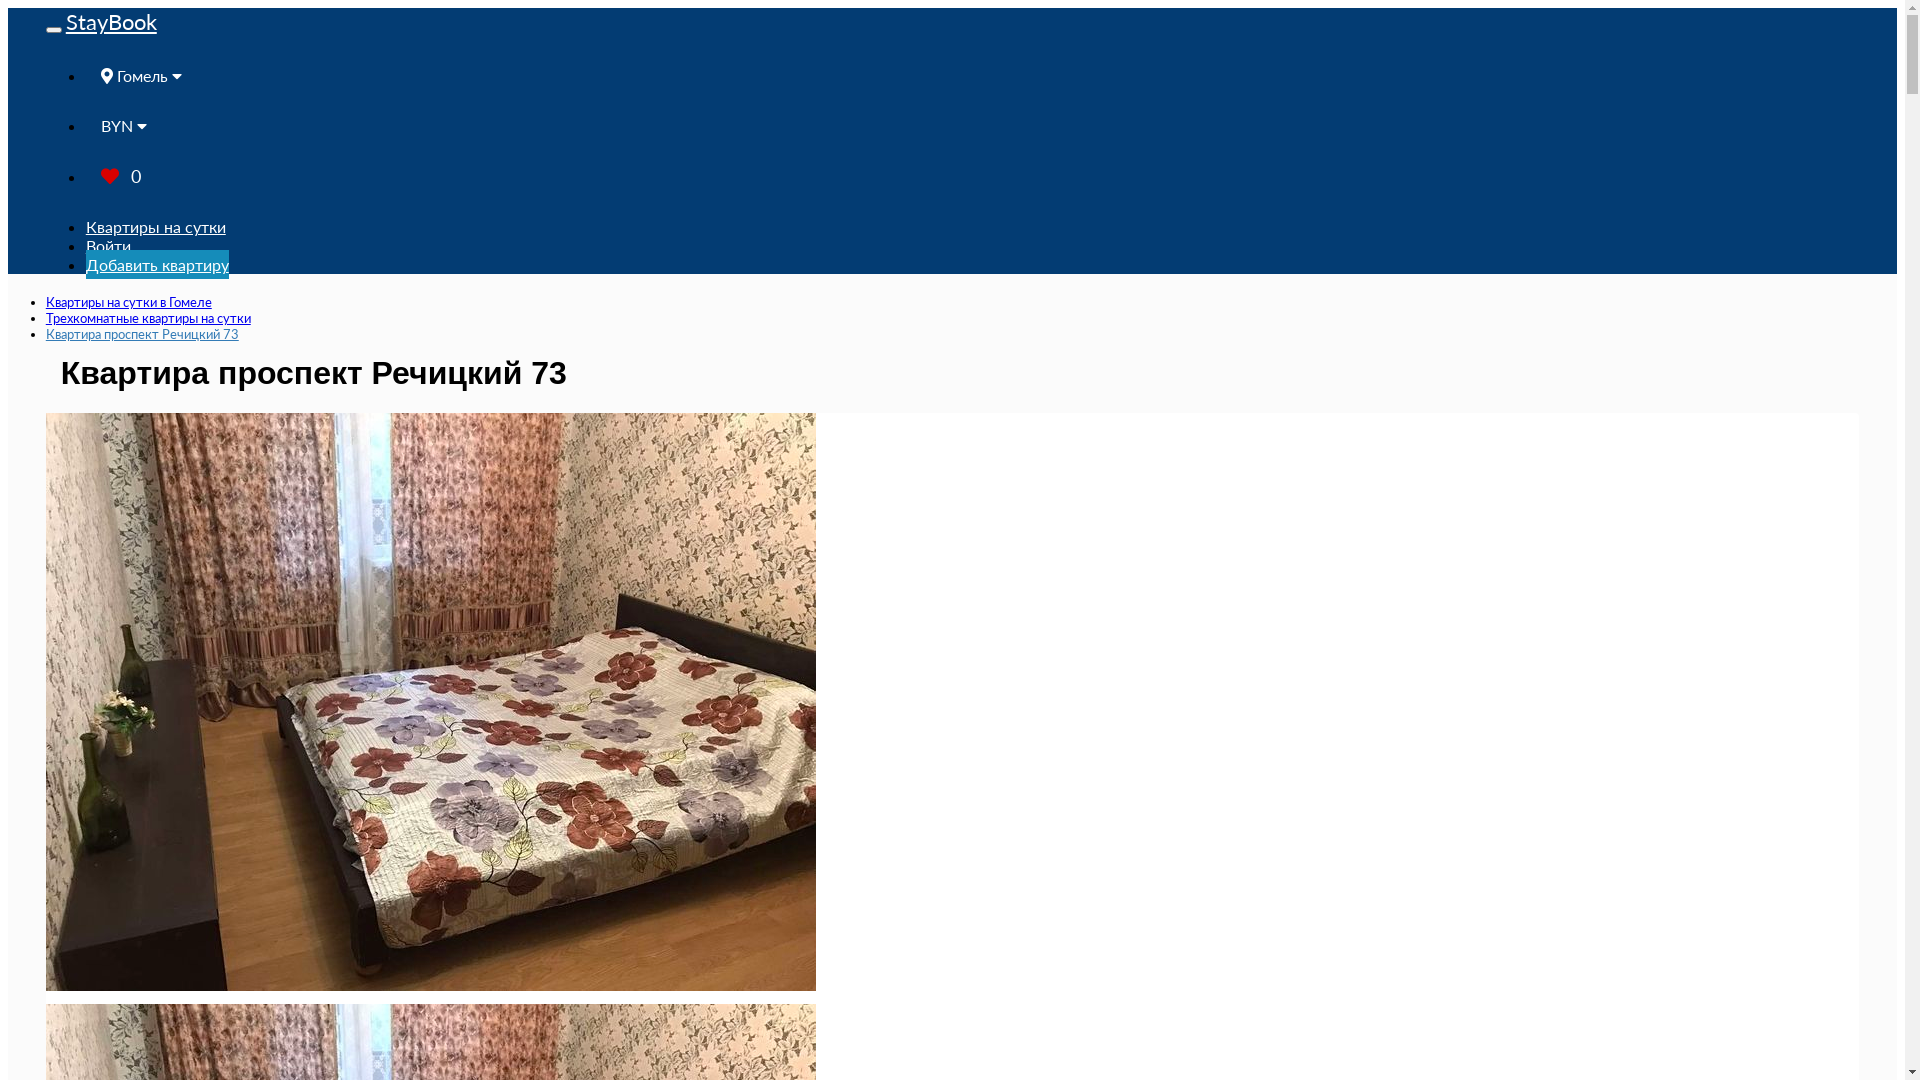 The image size is (1920, 1080). I want to click on 'StayBook', so click(110, 21).